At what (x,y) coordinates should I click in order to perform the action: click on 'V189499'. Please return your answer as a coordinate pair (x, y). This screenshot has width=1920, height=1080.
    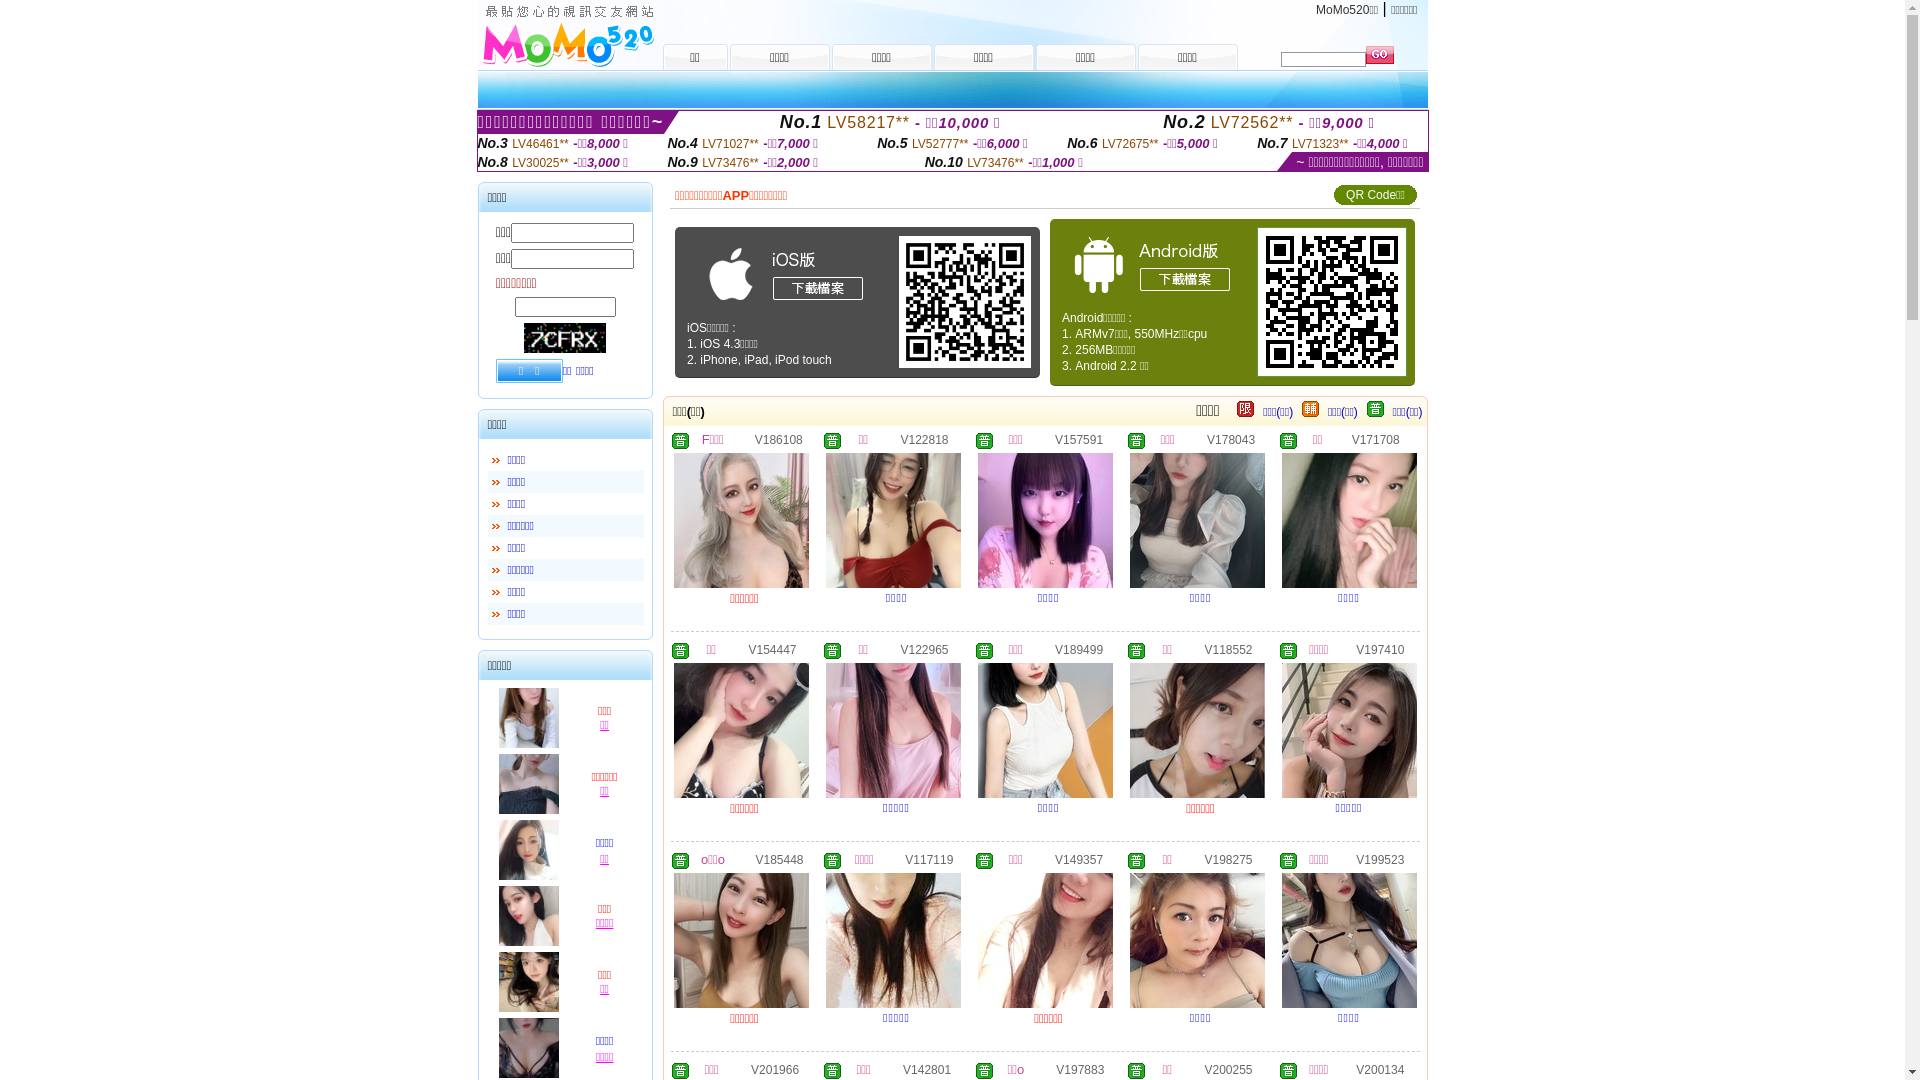
    Looking at the image, I should click on (1078, 648).